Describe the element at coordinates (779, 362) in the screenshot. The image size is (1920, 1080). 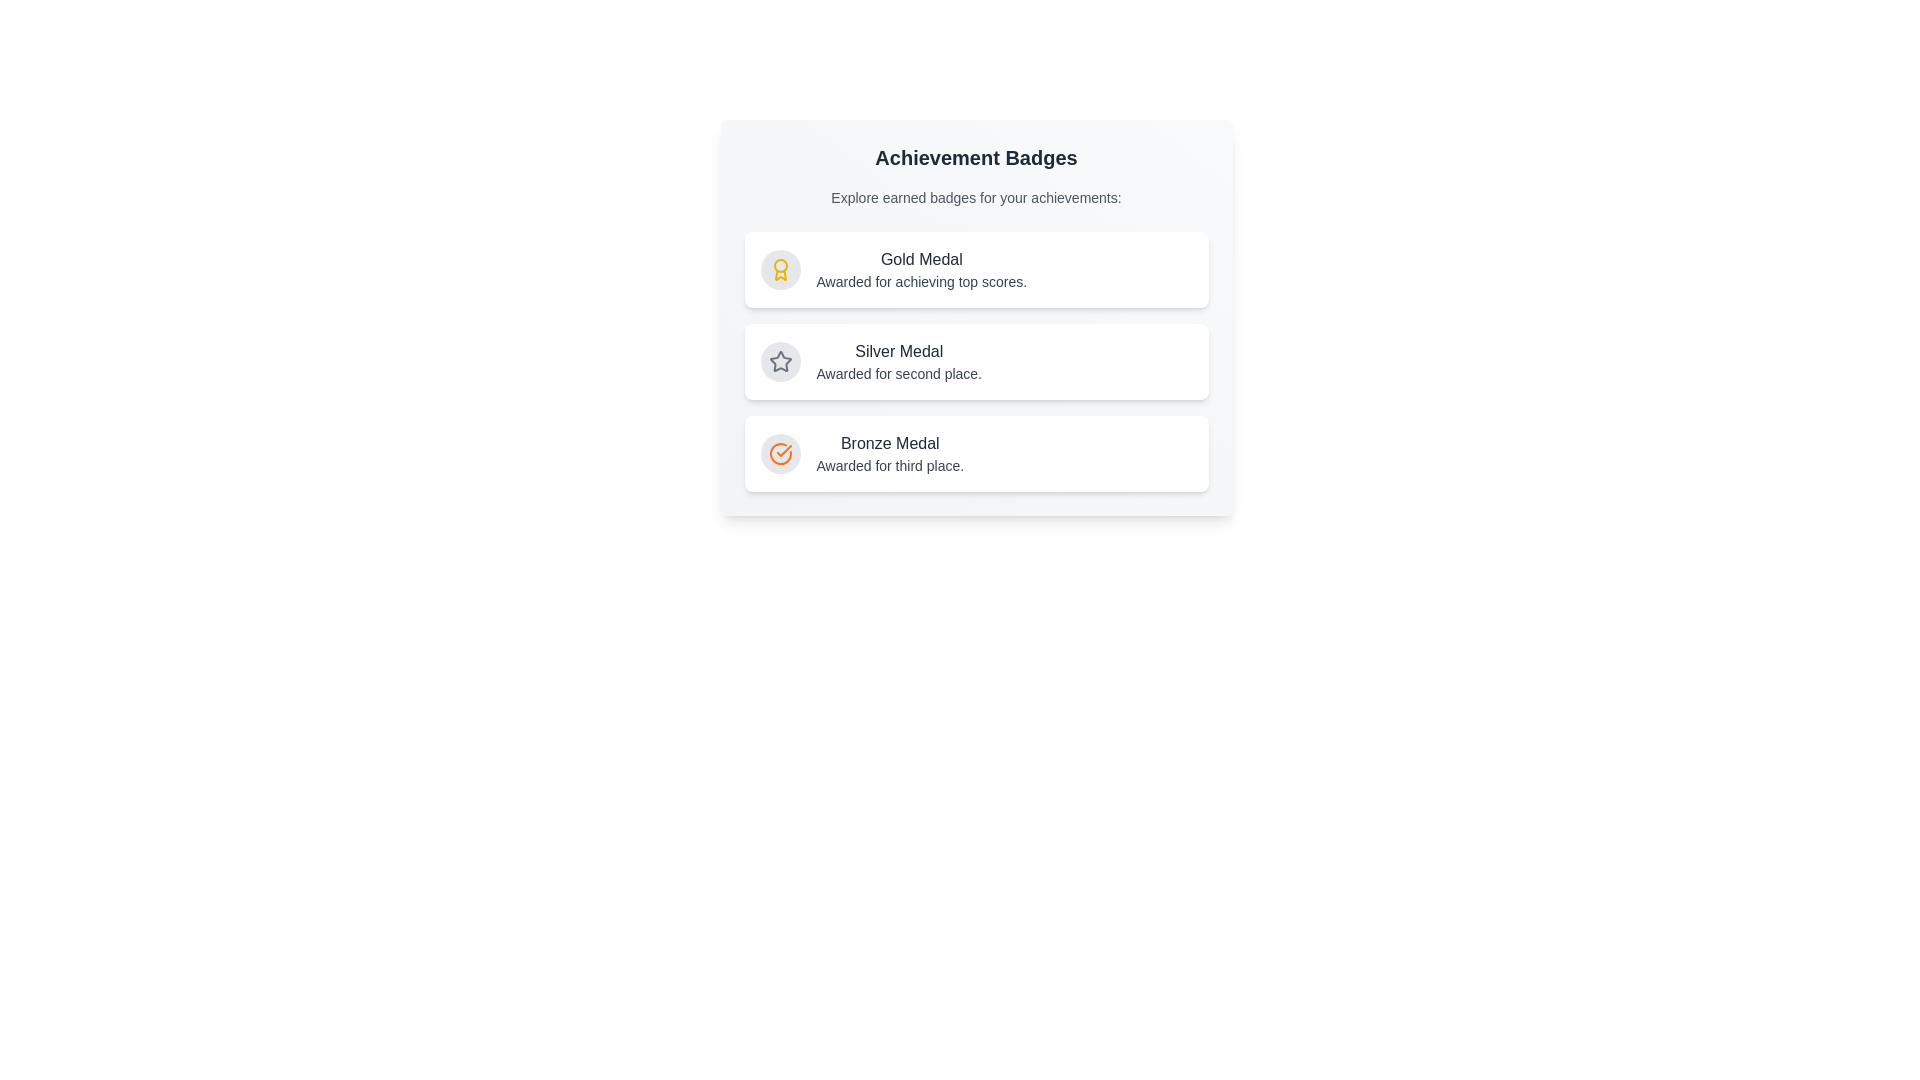
I see `the 'Silver Medal' achievement icon located on the left side of the 'Silver Medal' section, just before the text 'Silver Medal Awarded for second place.'` at that location.